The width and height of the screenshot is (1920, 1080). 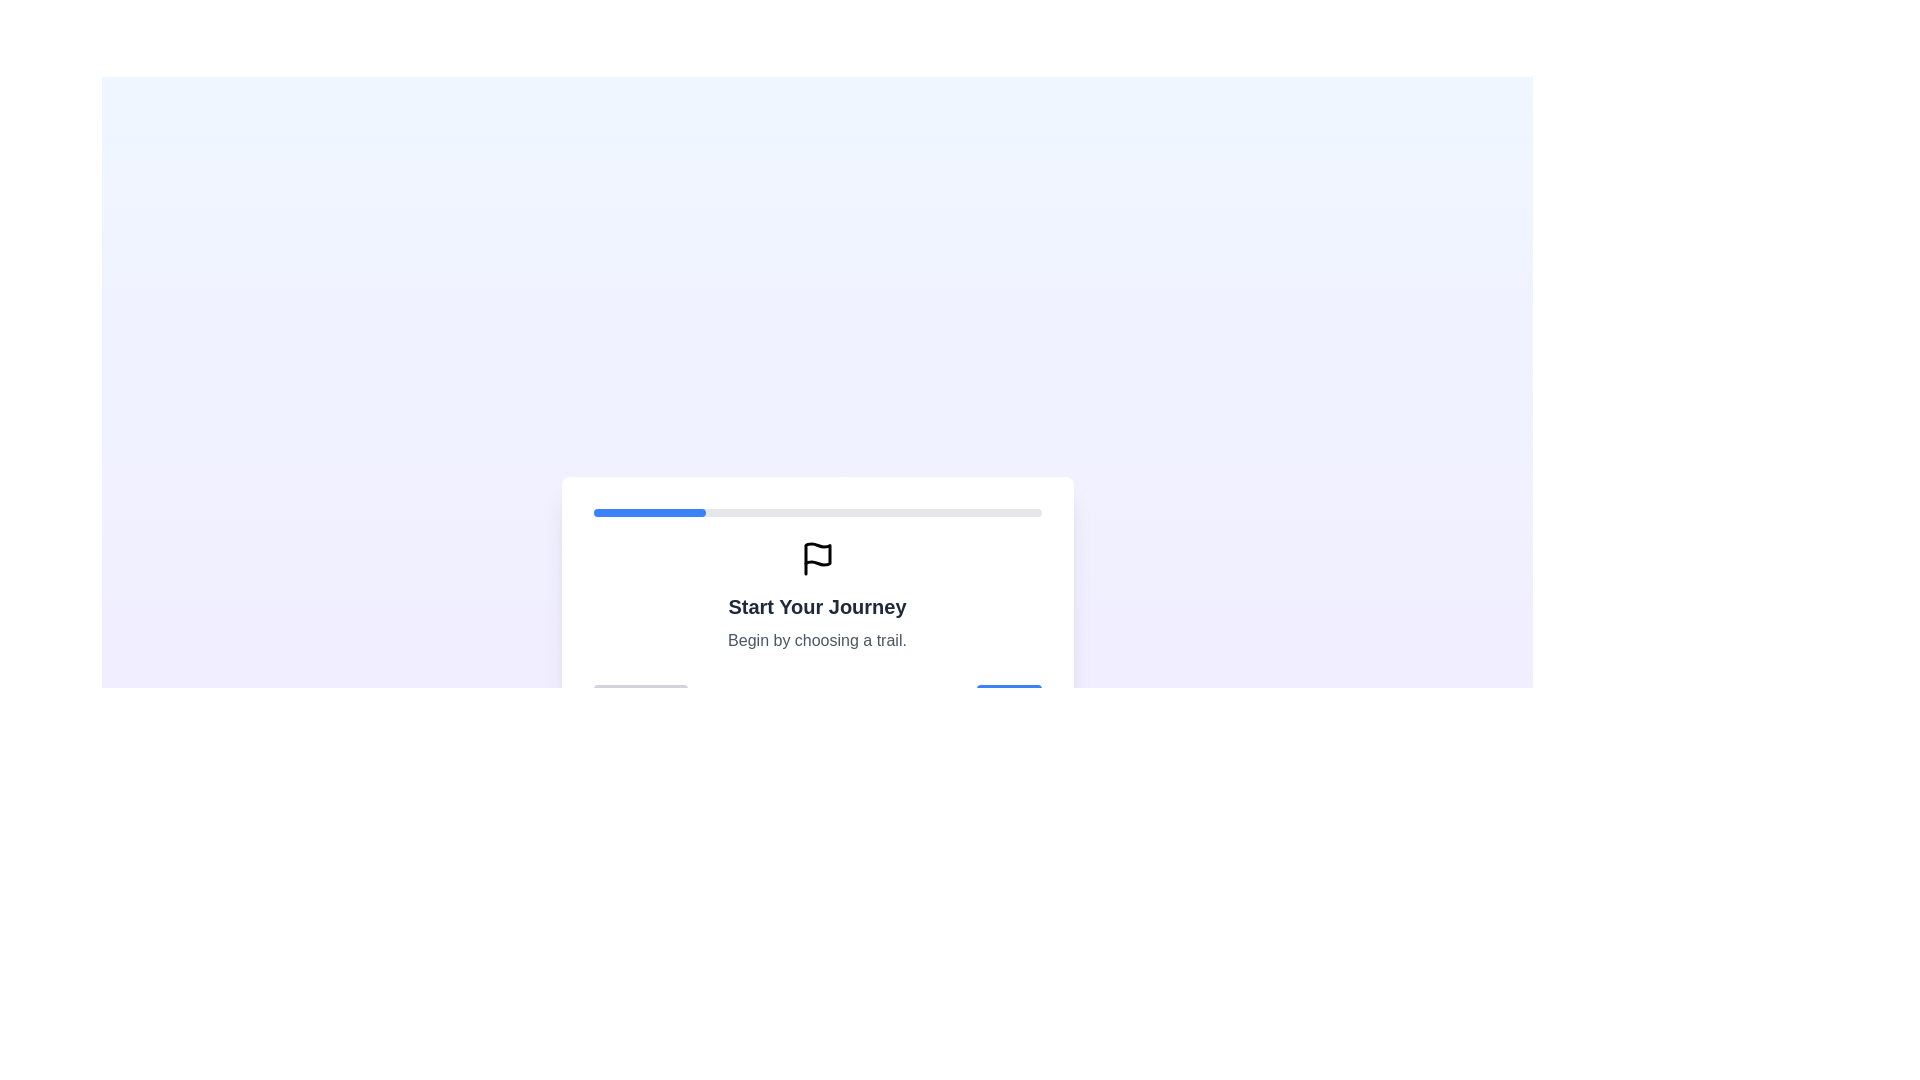 What do you see at coordinates (817, 640) in the screenshot?
I see `the gray styled text 'Begin by choosing a trail.' which is centrally positioned below the title 'Start Your Journey' to trigger a tooltip or style change` at bounding box center [817, 640].